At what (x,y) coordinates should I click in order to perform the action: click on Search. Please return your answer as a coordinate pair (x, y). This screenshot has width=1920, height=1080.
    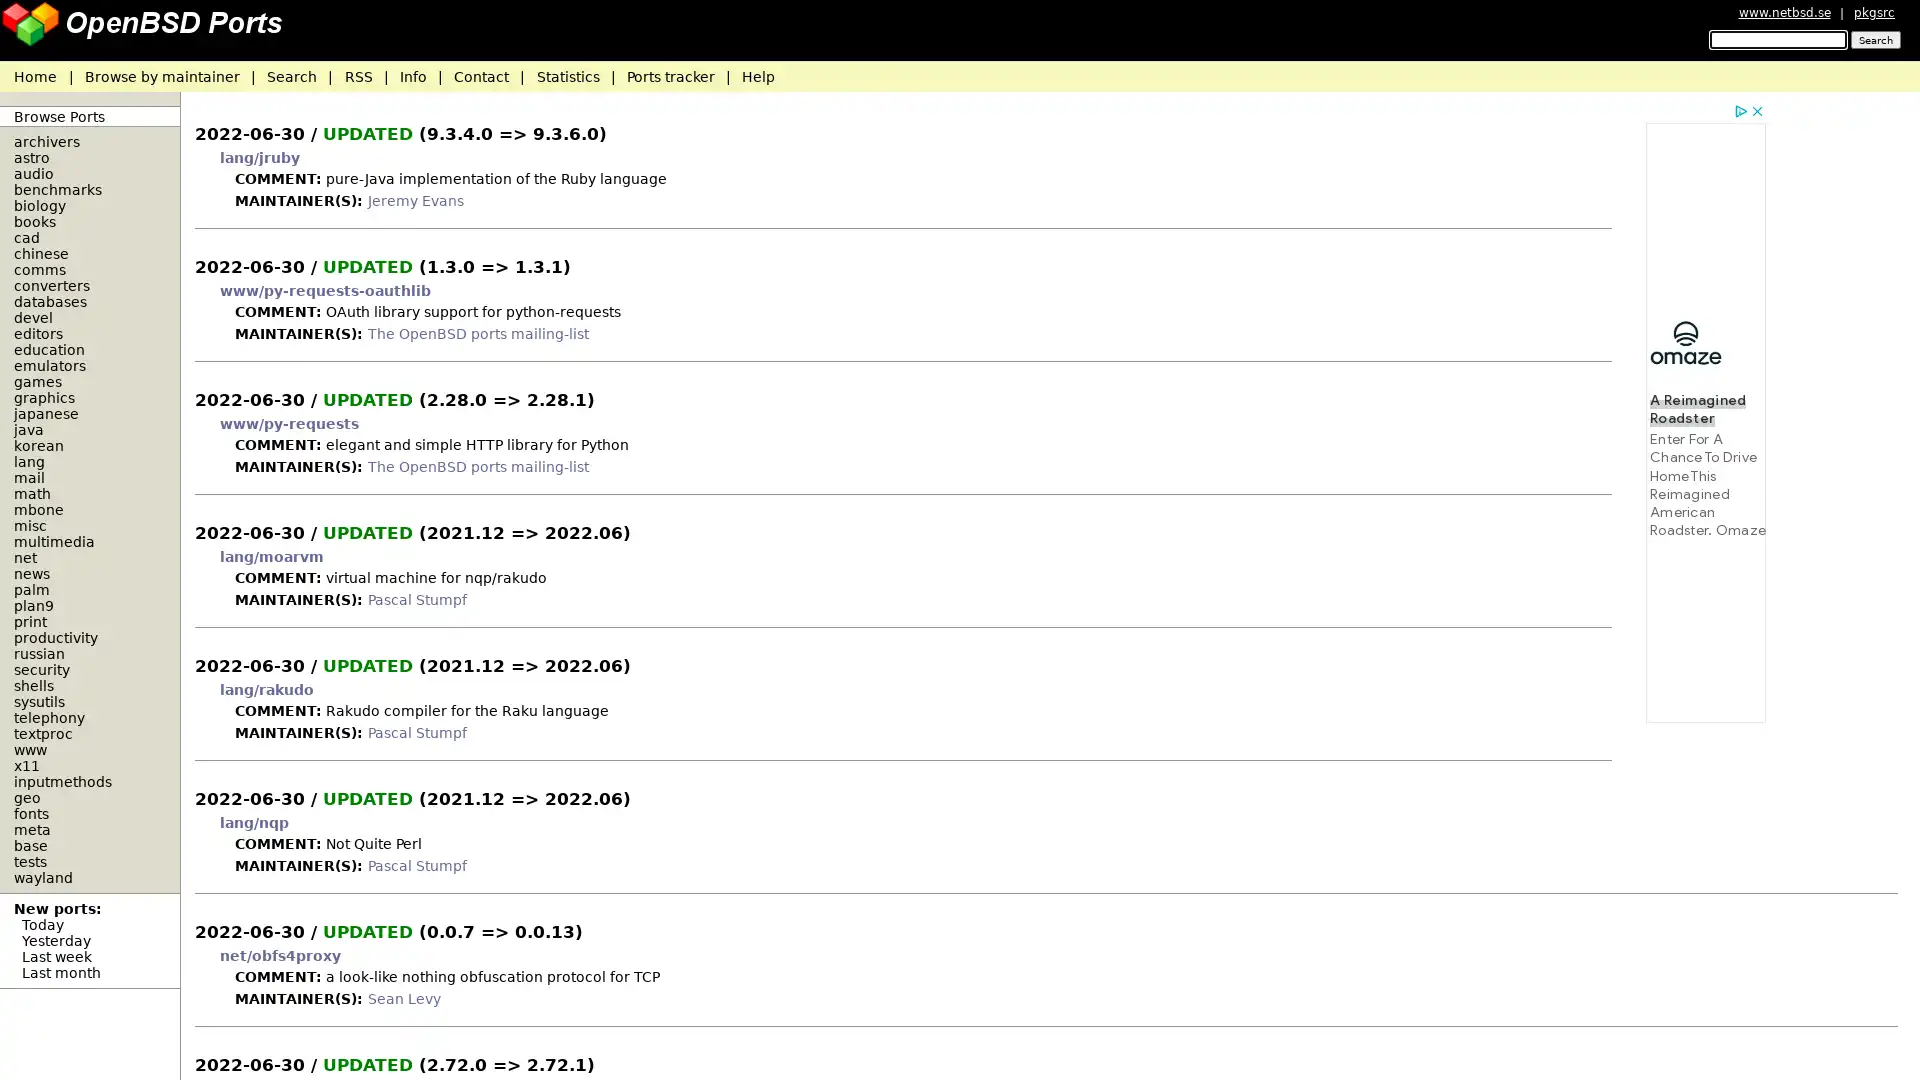
    Looking at the image, I should click on (1874, 39).